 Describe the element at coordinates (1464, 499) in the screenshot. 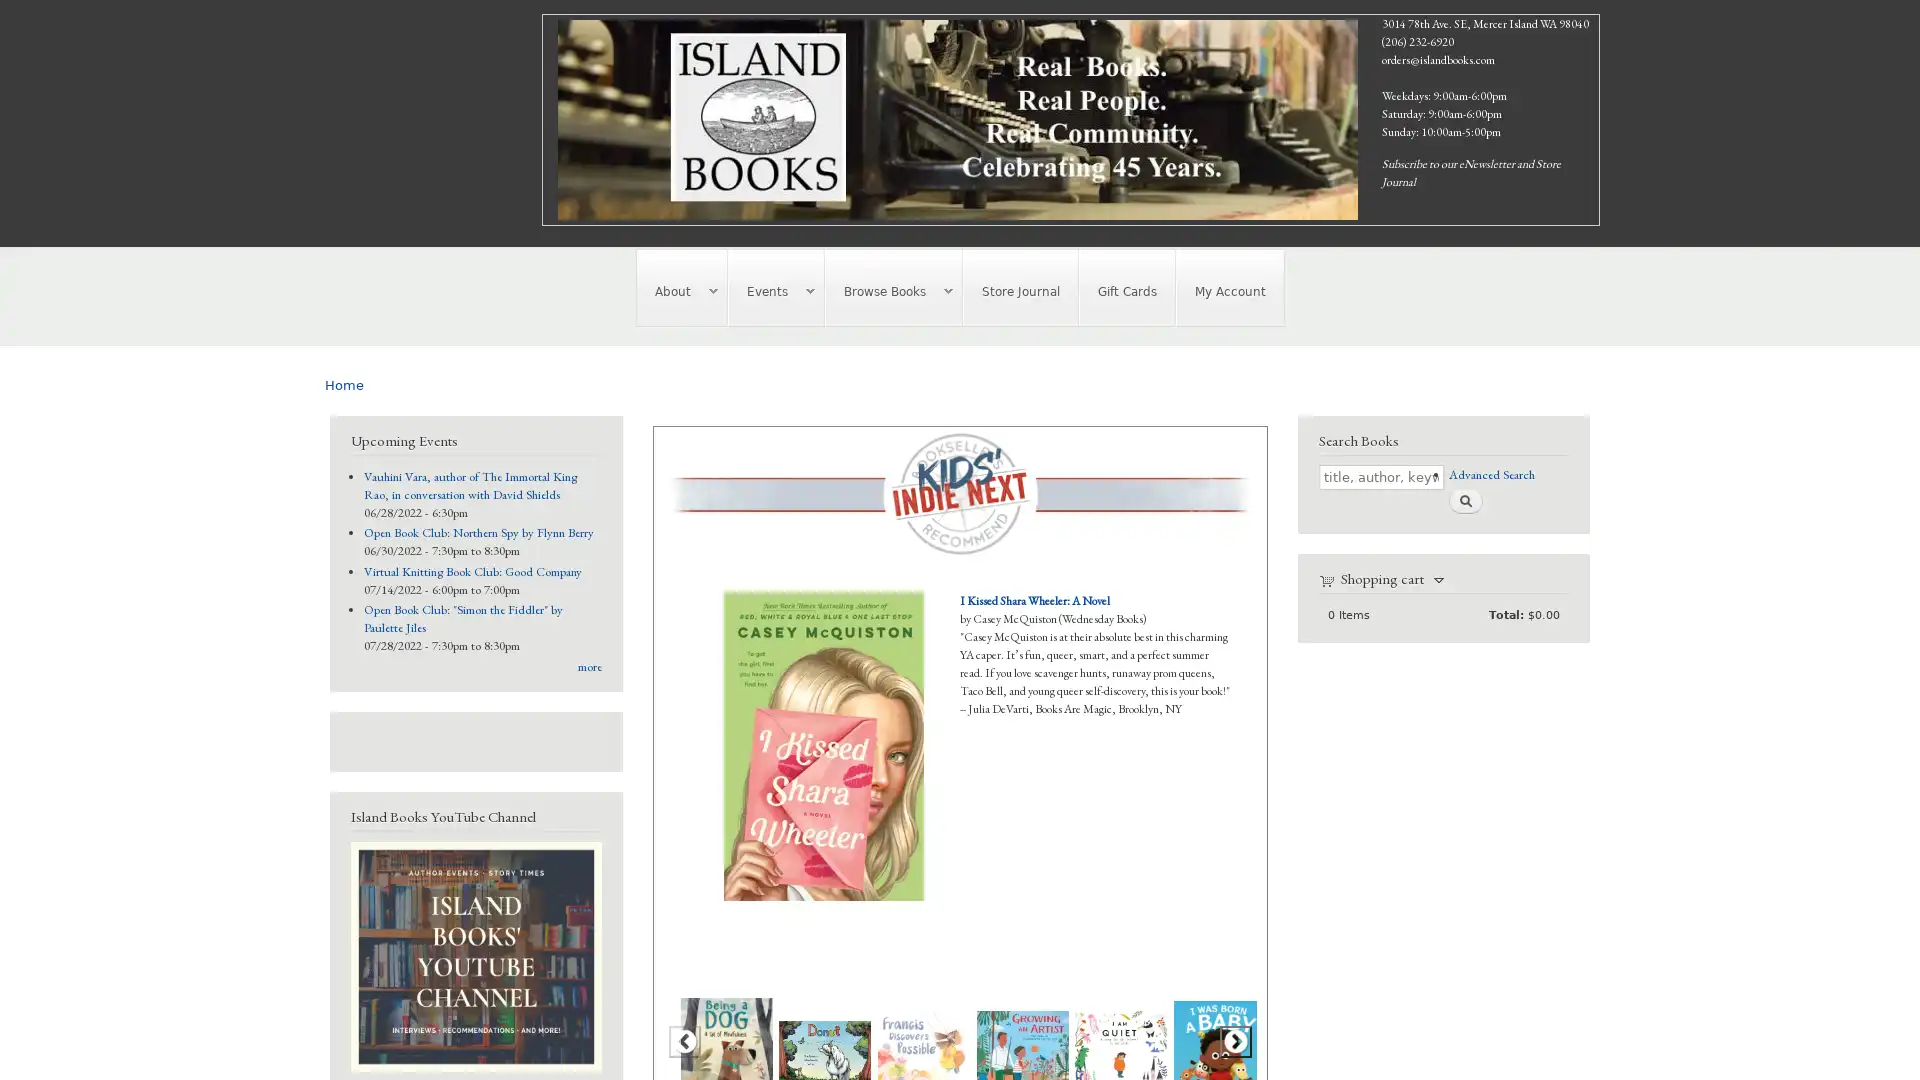

I see `Search` at that location.